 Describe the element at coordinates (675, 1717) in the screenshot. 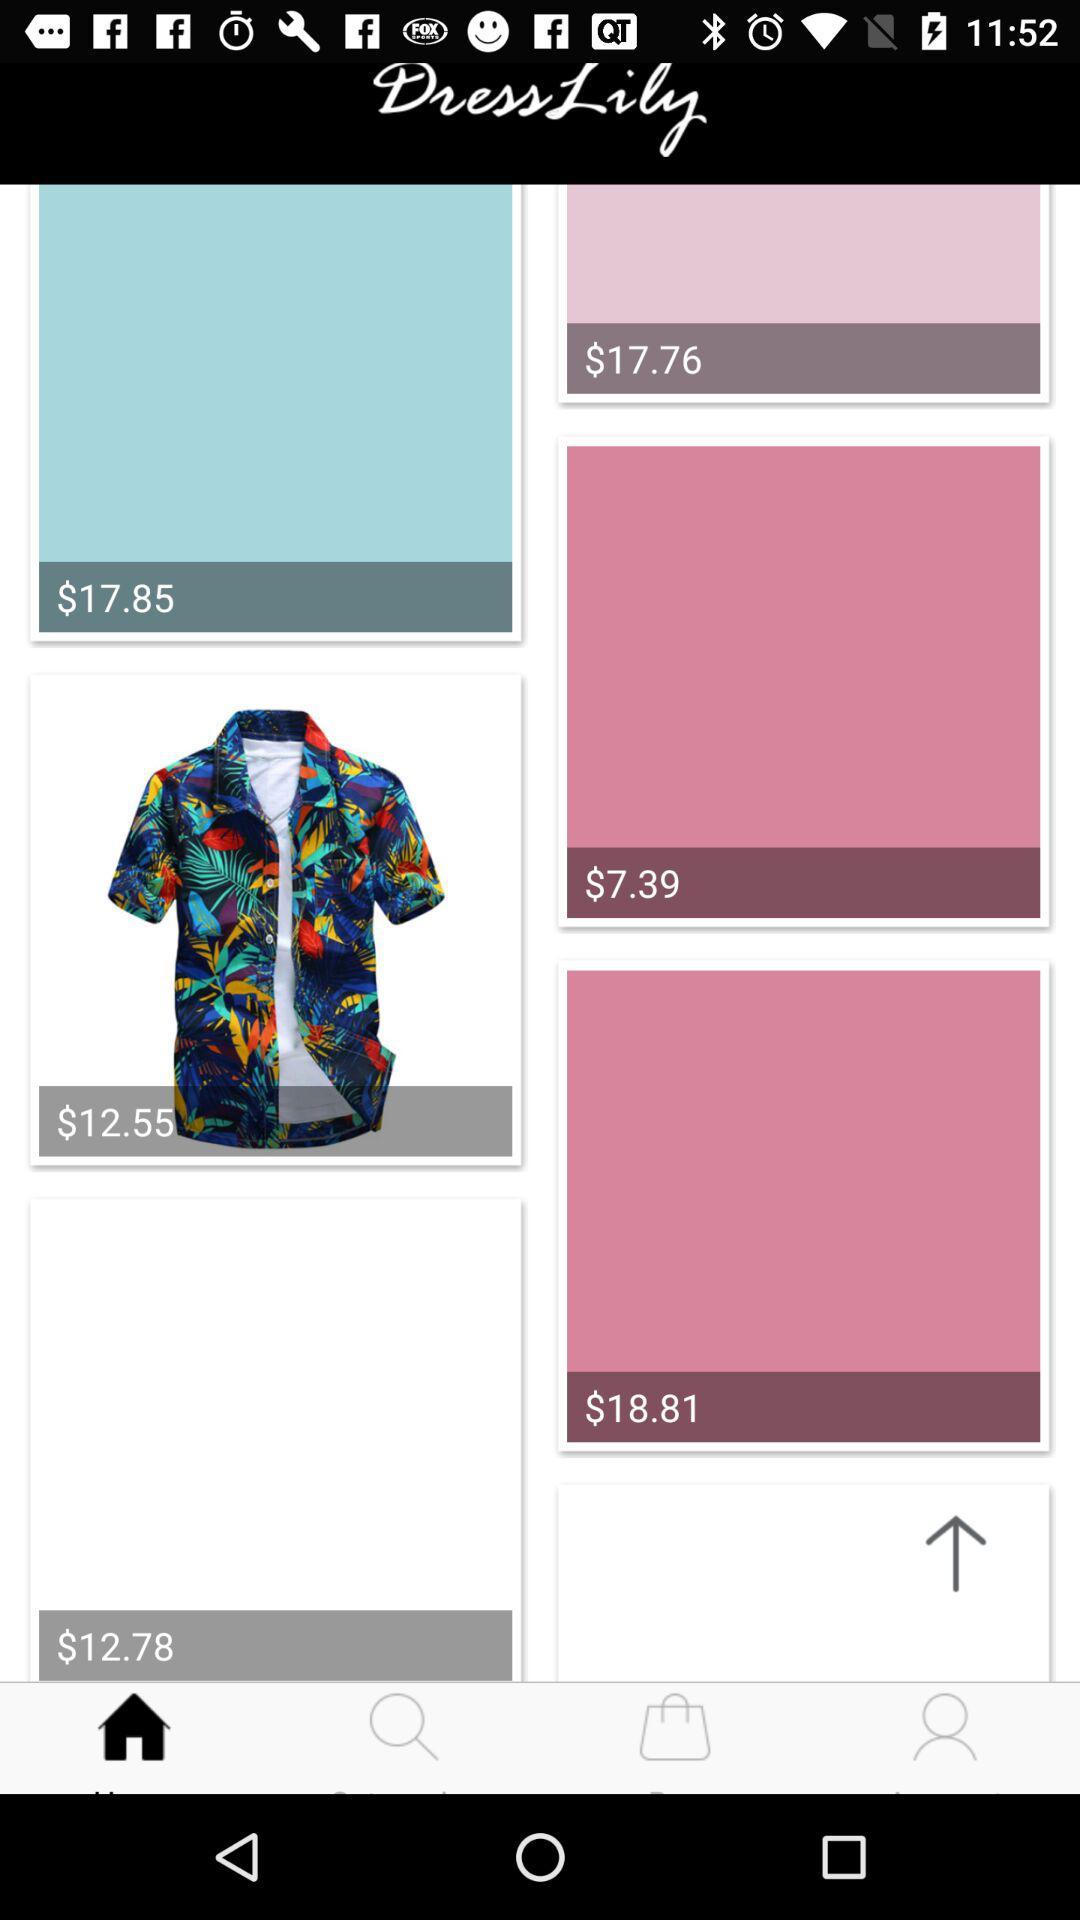

I see `the third icon on bottom` at that location.